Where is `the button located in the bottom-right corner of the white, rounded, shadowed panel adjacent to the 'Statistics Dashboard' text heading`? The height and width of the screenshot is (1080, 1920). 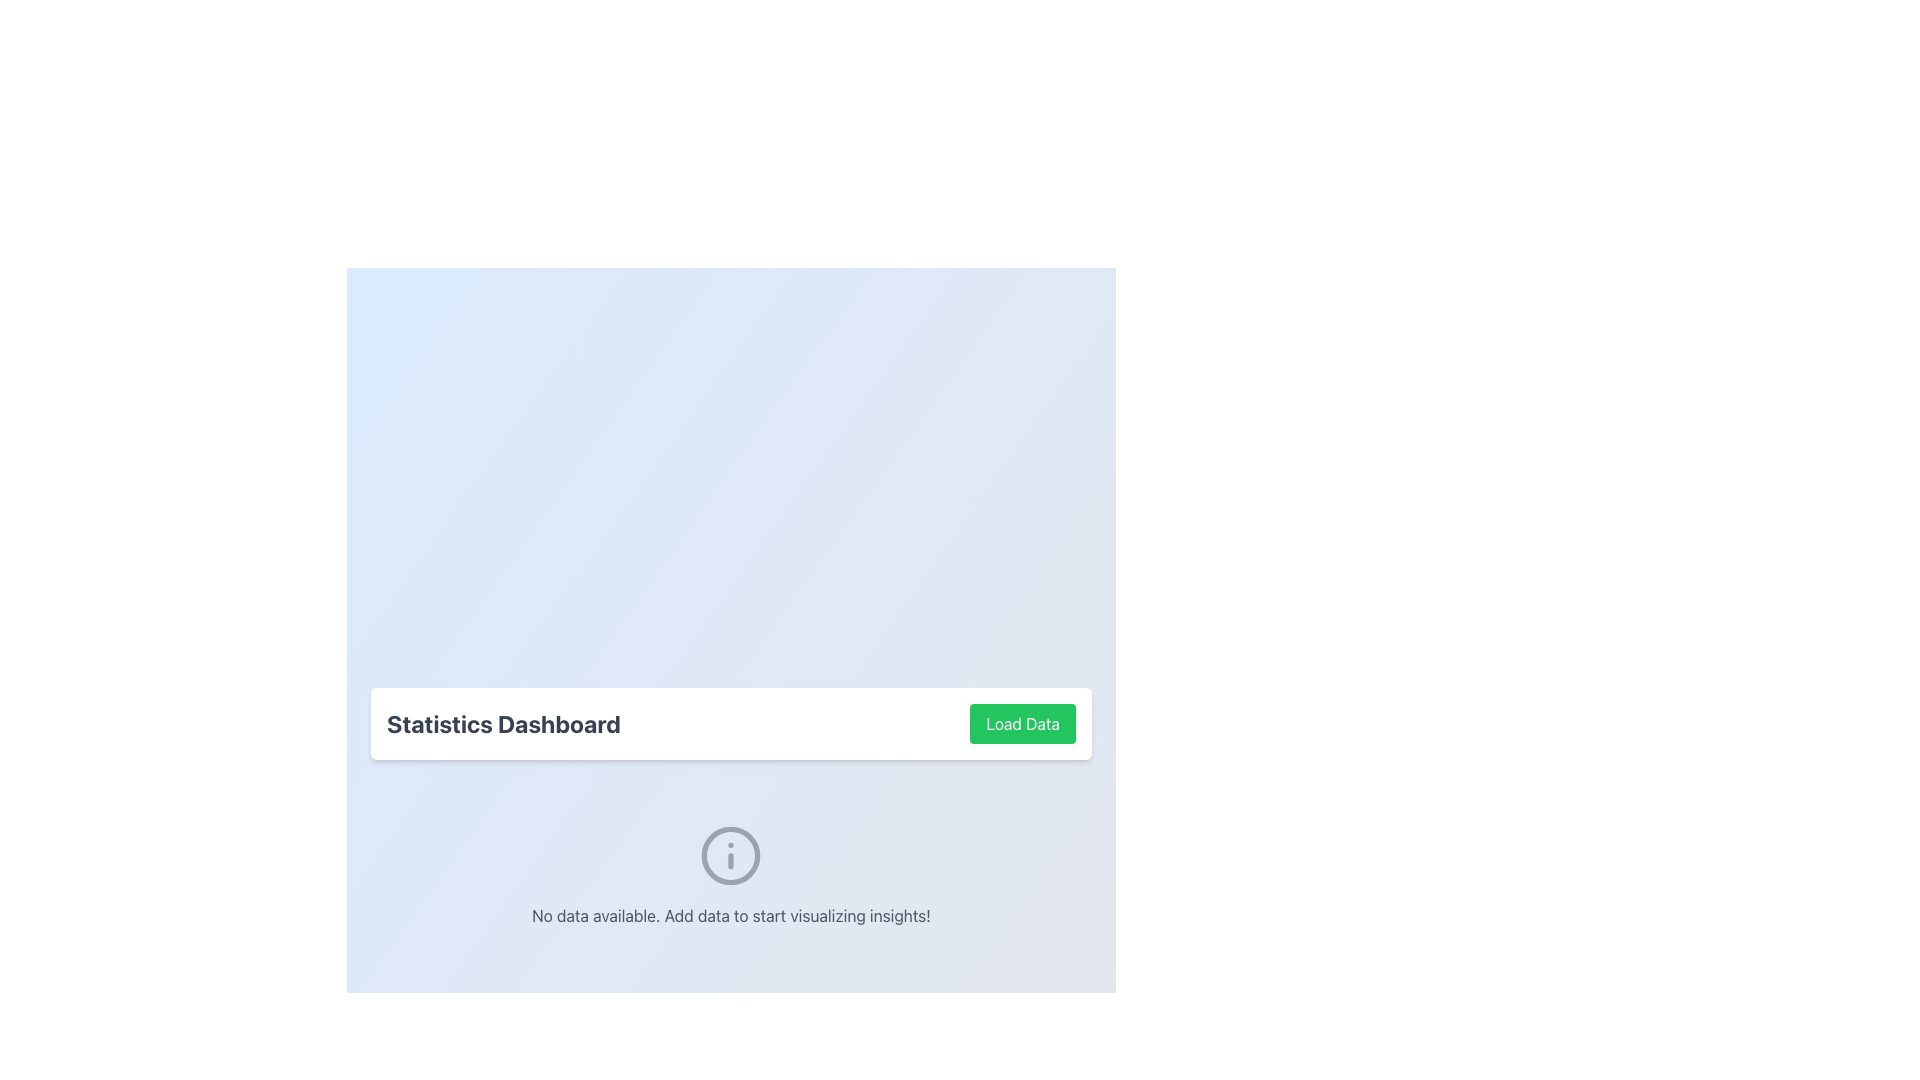
the button located in the bottom-right corner of the white, rounded, shadowed panel adjacent to the 'Statistics Dashboard' text heading is located at coordinates (1023, 724).